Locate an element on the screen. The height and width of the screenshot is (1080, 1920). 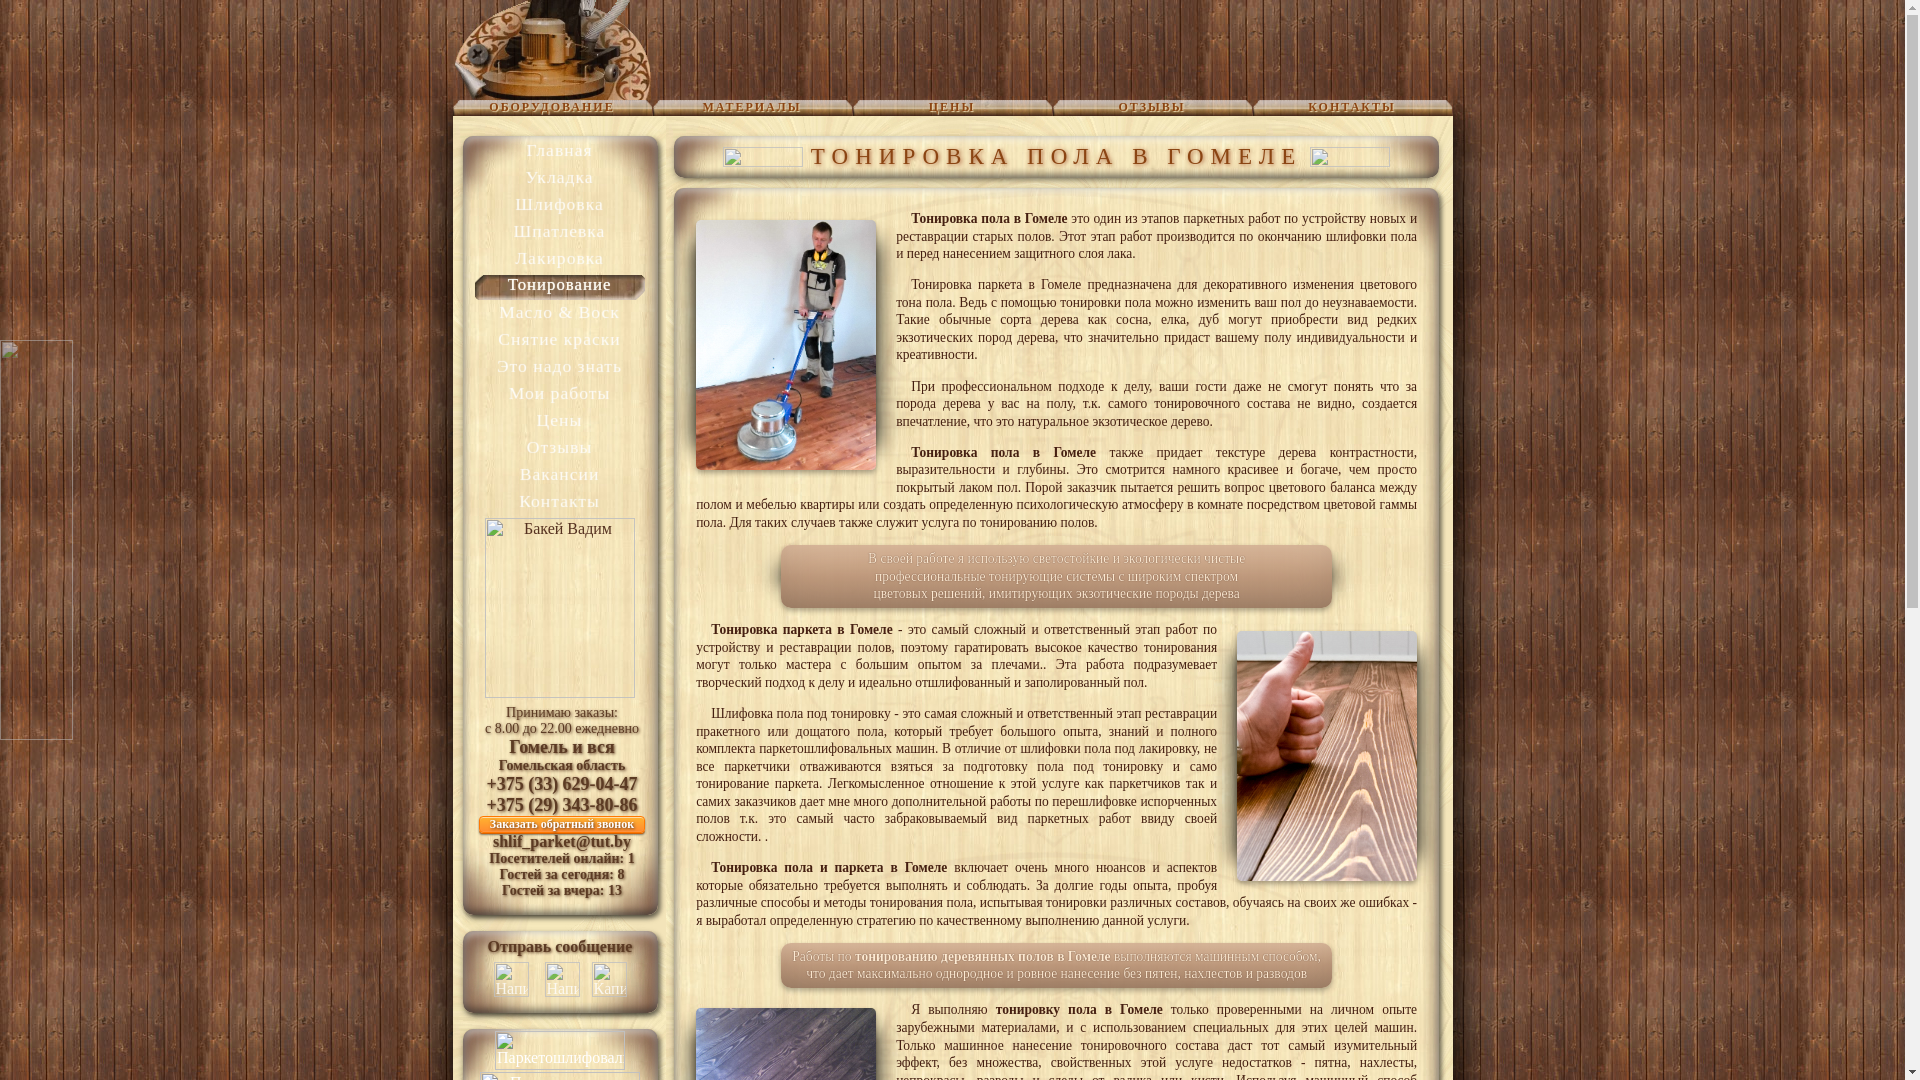
'+375 (29) 343-80-86' is located at coordinates (560, 804).